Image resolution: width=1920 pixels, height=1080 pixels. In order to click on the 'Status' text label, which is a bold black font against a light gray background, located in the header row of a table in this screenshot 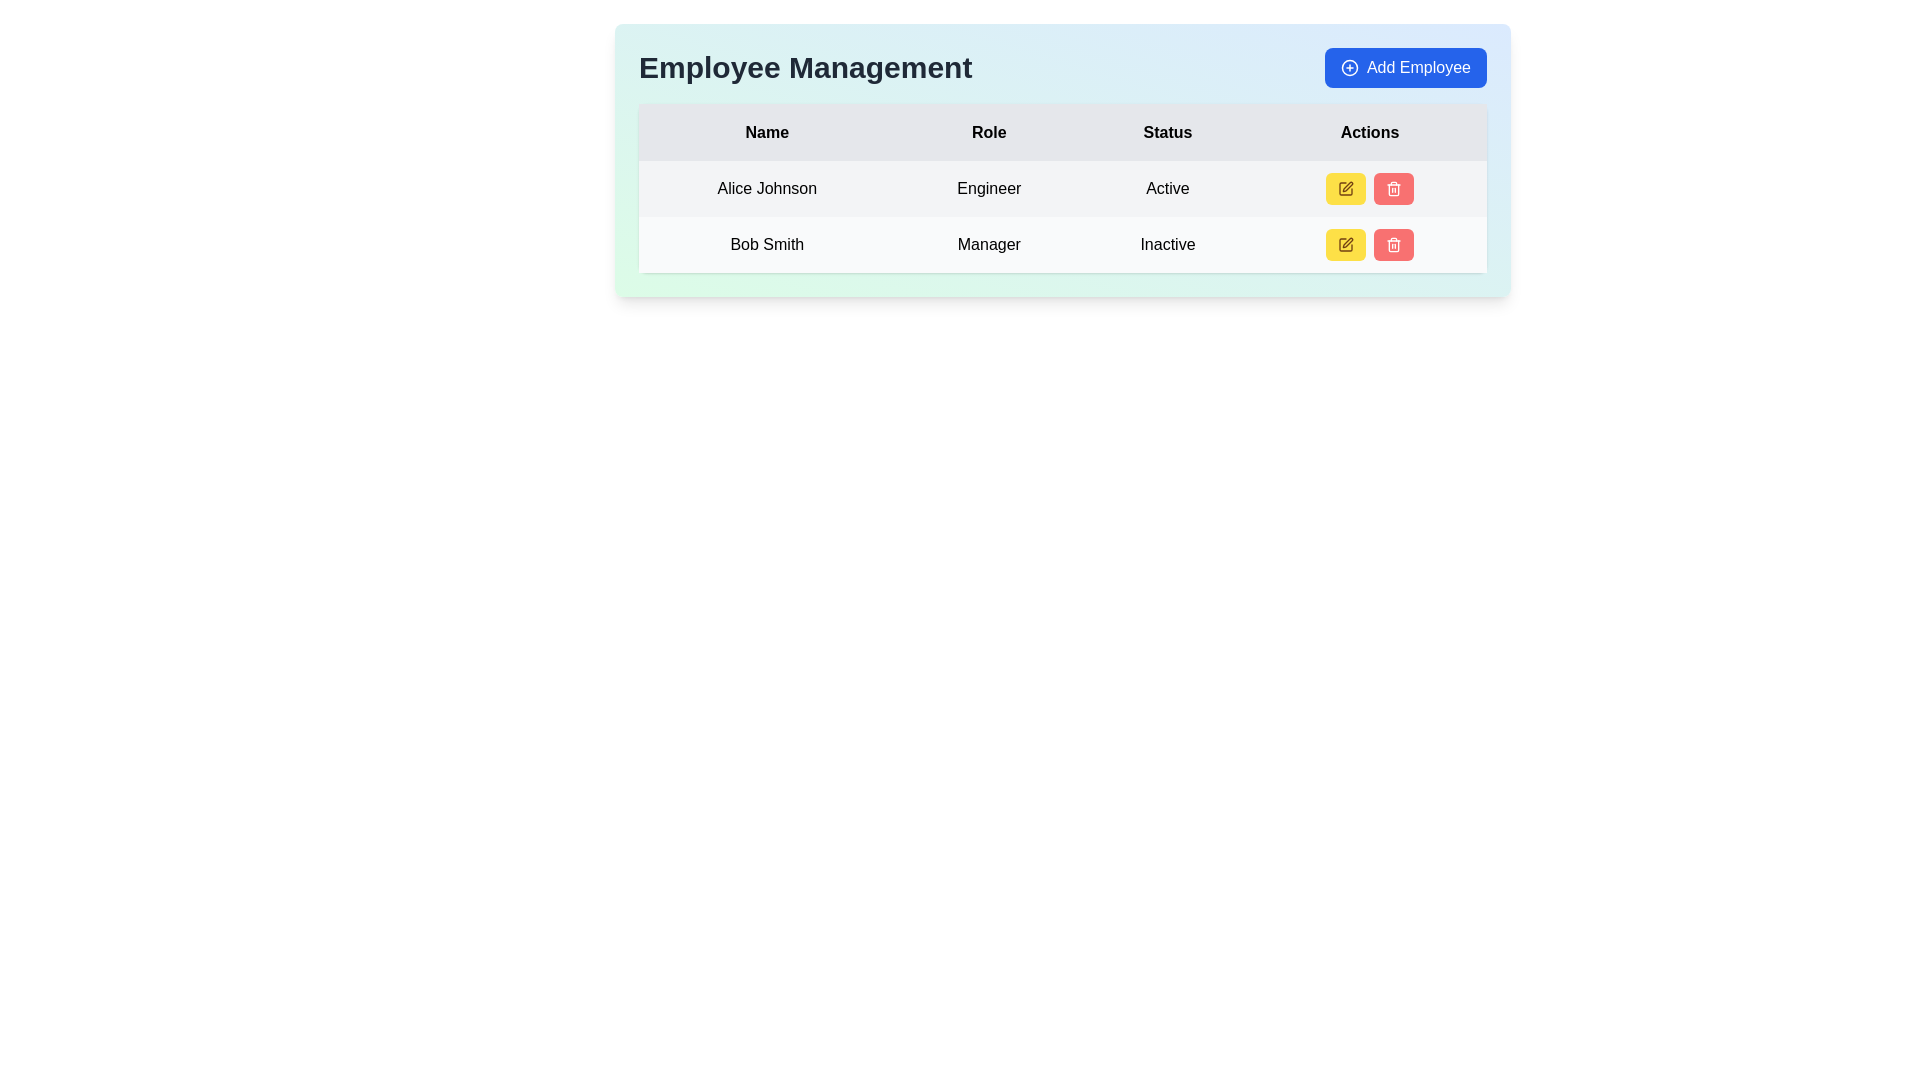, I will do `click(1167, 132)`.